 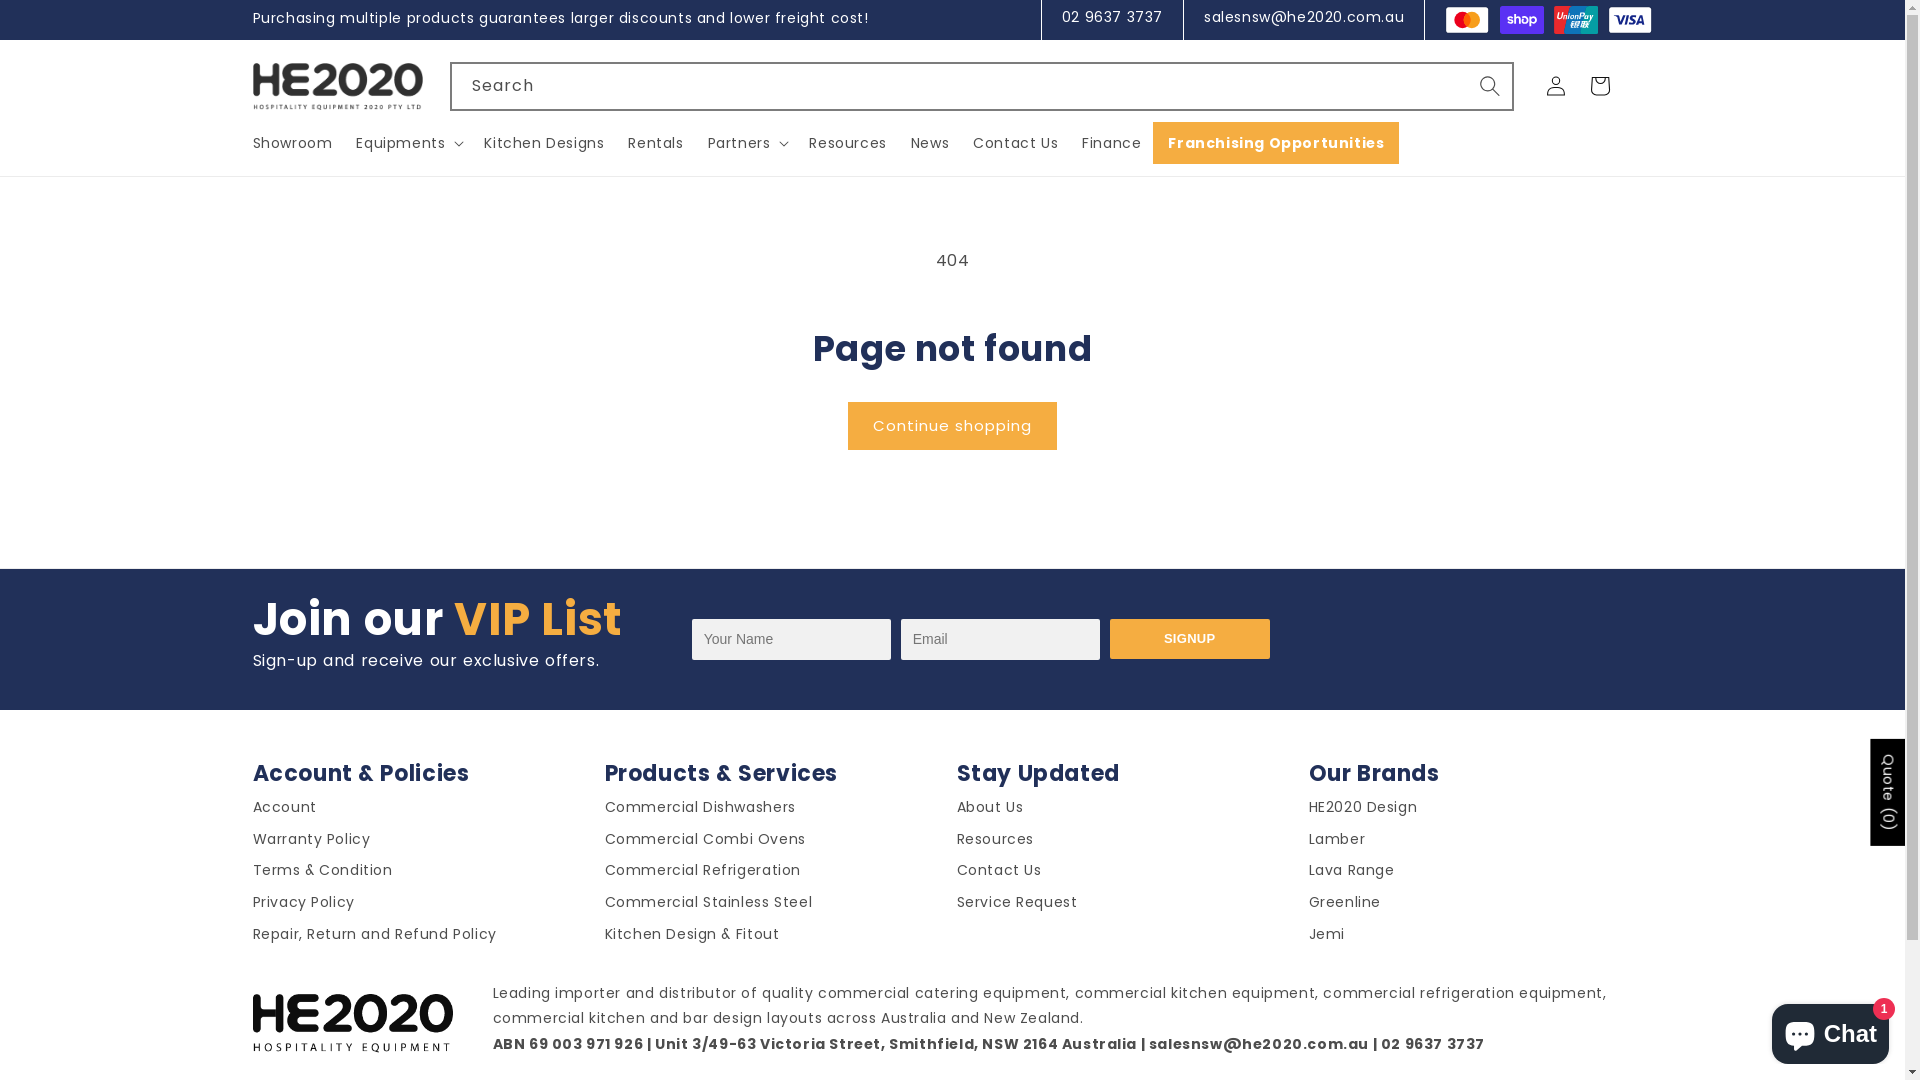 I want to click on 'Kitchen Designs', so click(x=543, y=141).